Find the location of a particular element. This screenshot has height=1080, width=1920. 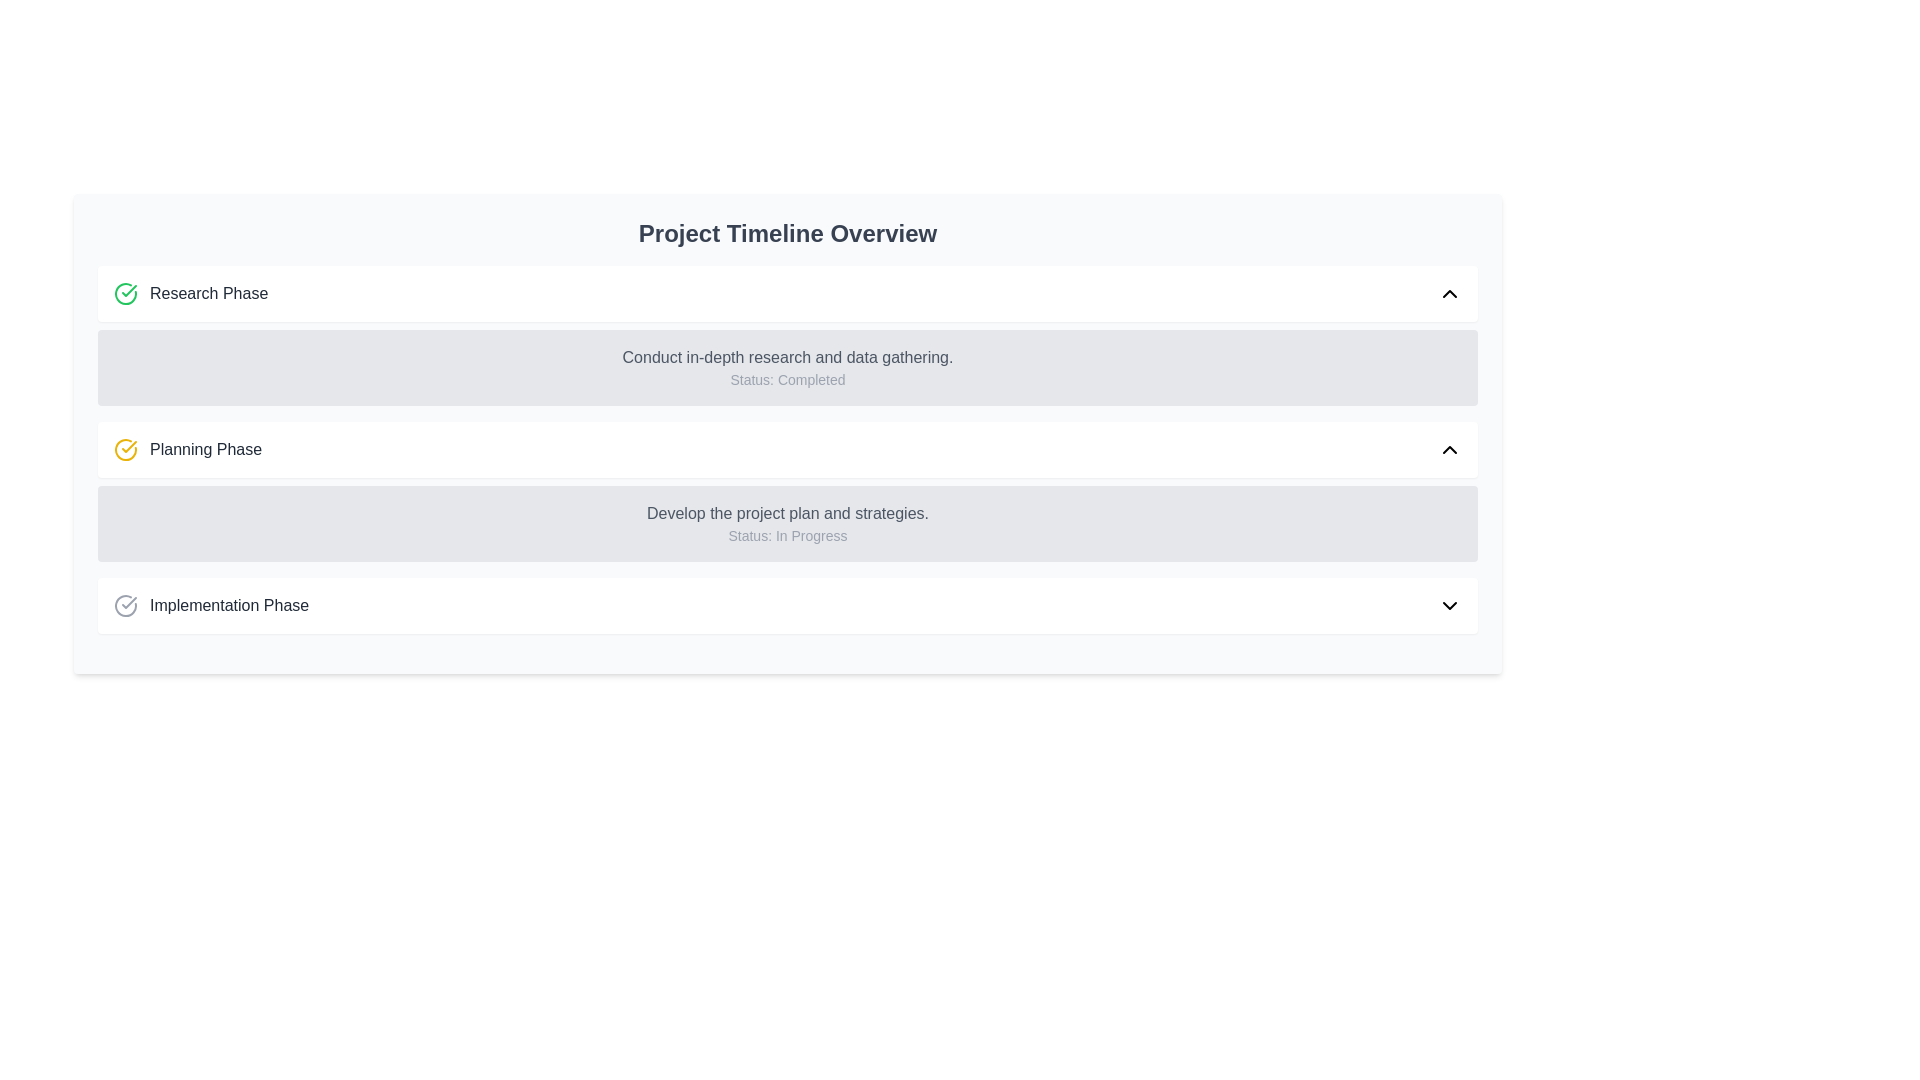

the toggle button with an icon located at the right edge of the 'Planning Phase' card is located at coordinates (1449, 450).